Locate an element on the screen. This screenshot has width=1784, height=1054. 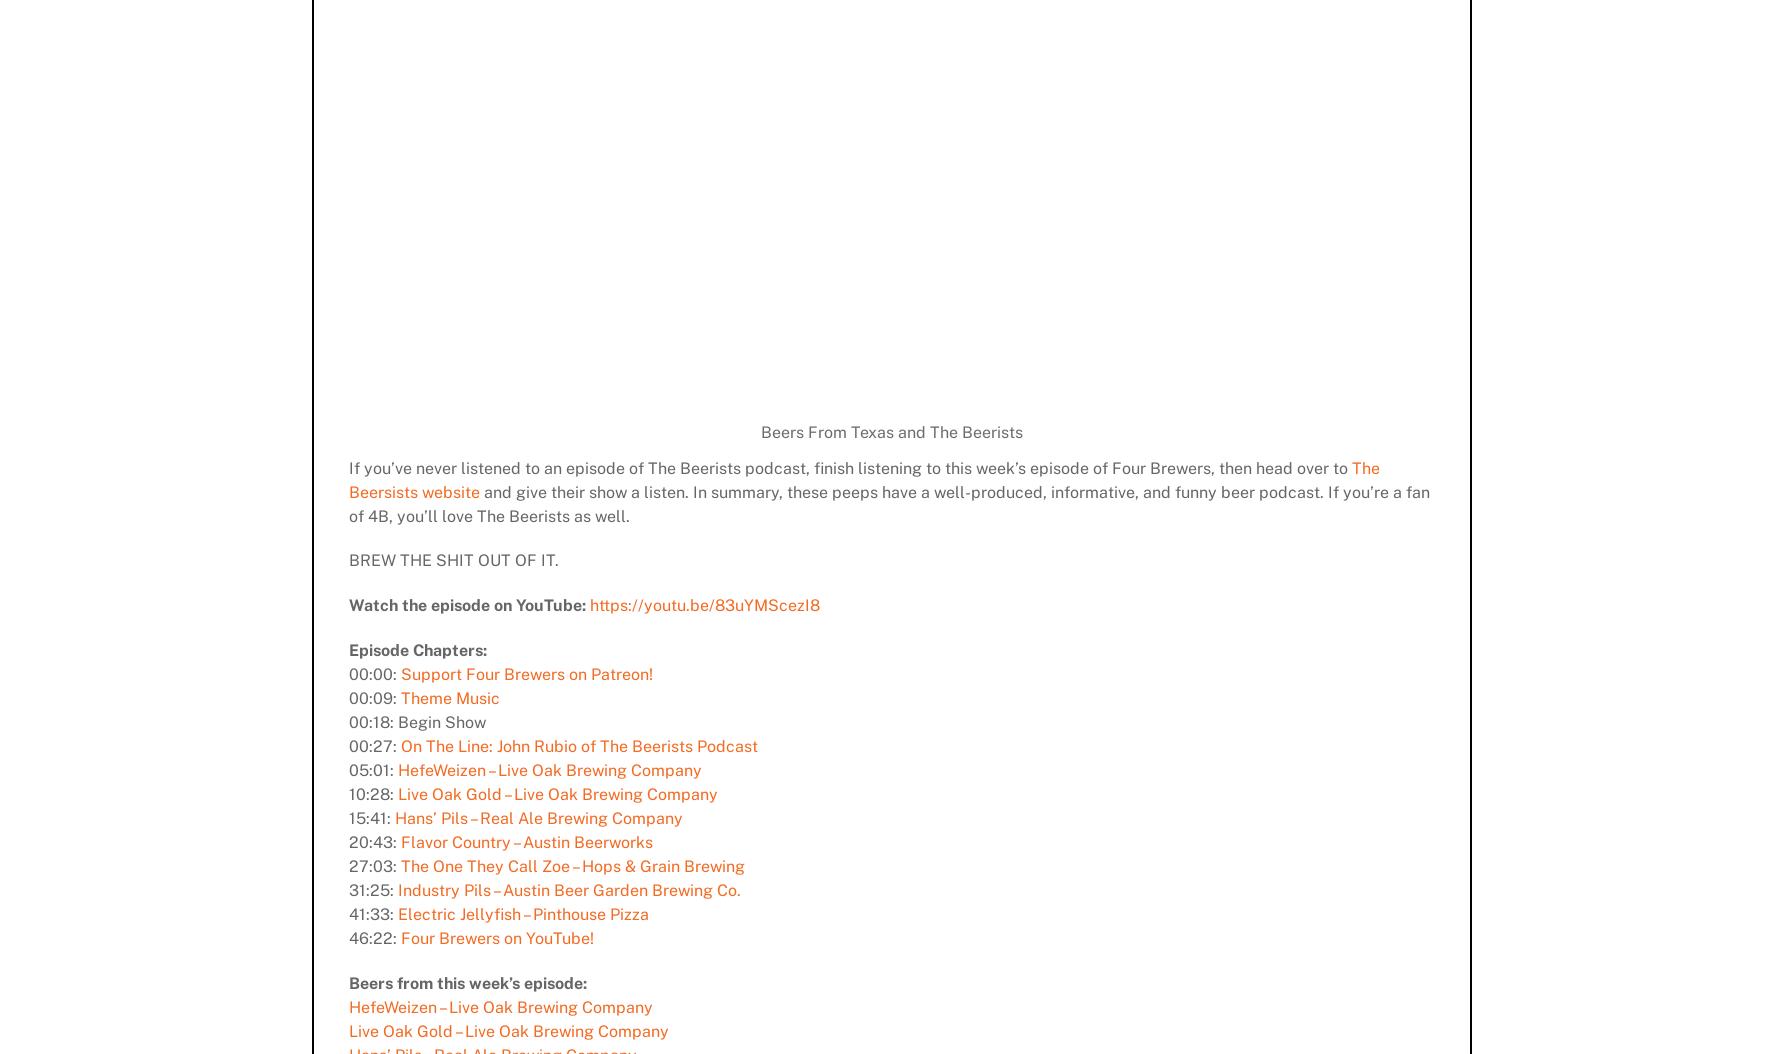
'Notify me of new posts by email.' is located at coordinates (457, 611).